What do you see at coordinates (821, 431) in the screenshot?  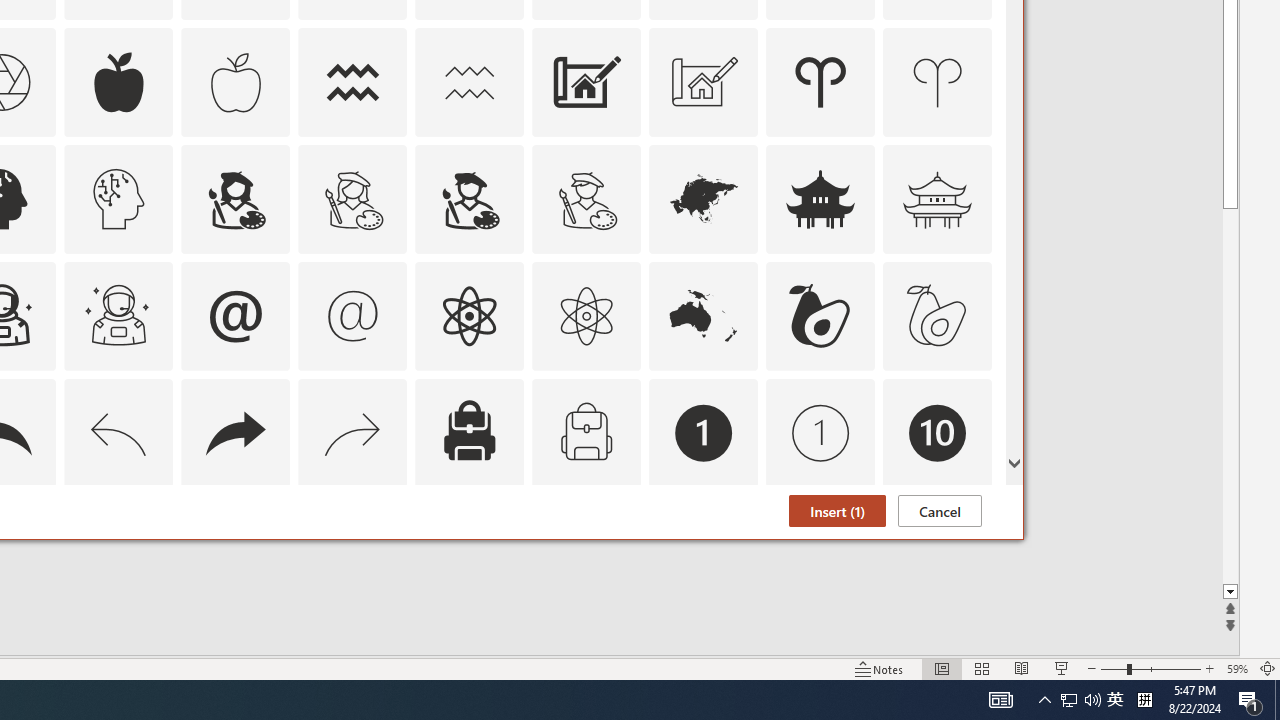 I see `'AutomationID: Icons_Badge1_M'` at bounding box center [821, 431].